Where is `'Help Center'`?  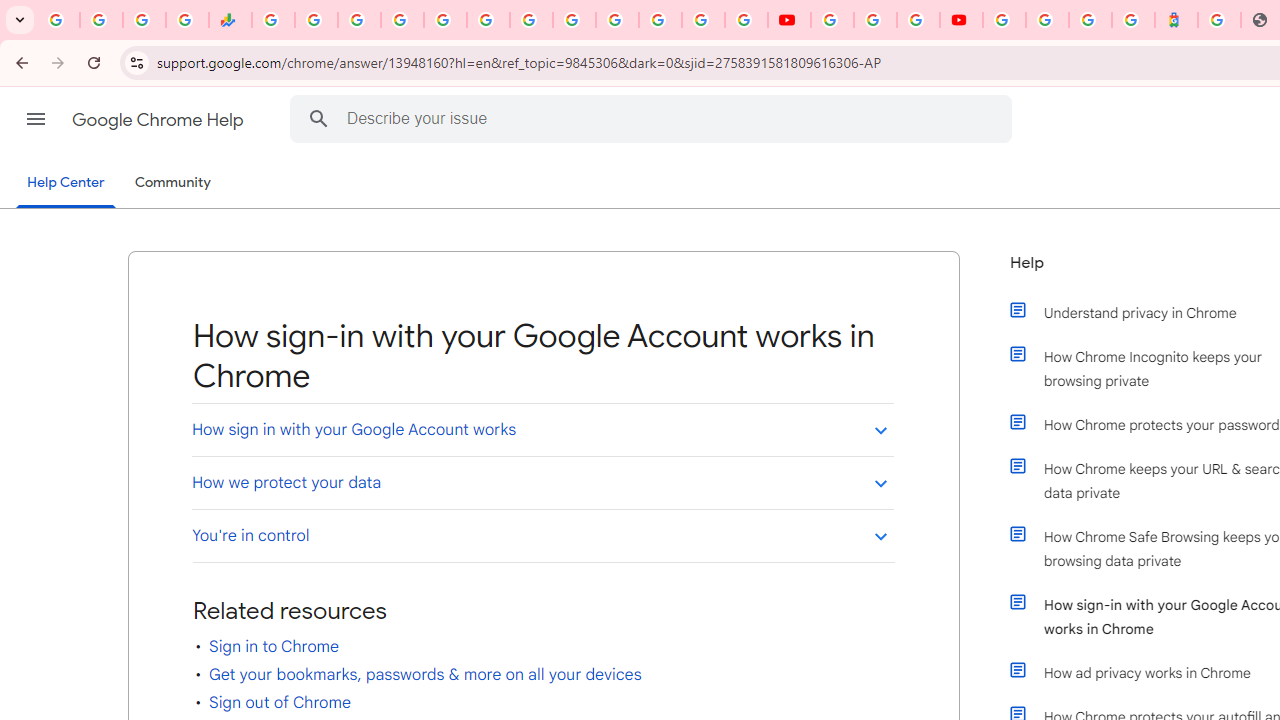
'Help Center' is located at coordinates (65, 183).